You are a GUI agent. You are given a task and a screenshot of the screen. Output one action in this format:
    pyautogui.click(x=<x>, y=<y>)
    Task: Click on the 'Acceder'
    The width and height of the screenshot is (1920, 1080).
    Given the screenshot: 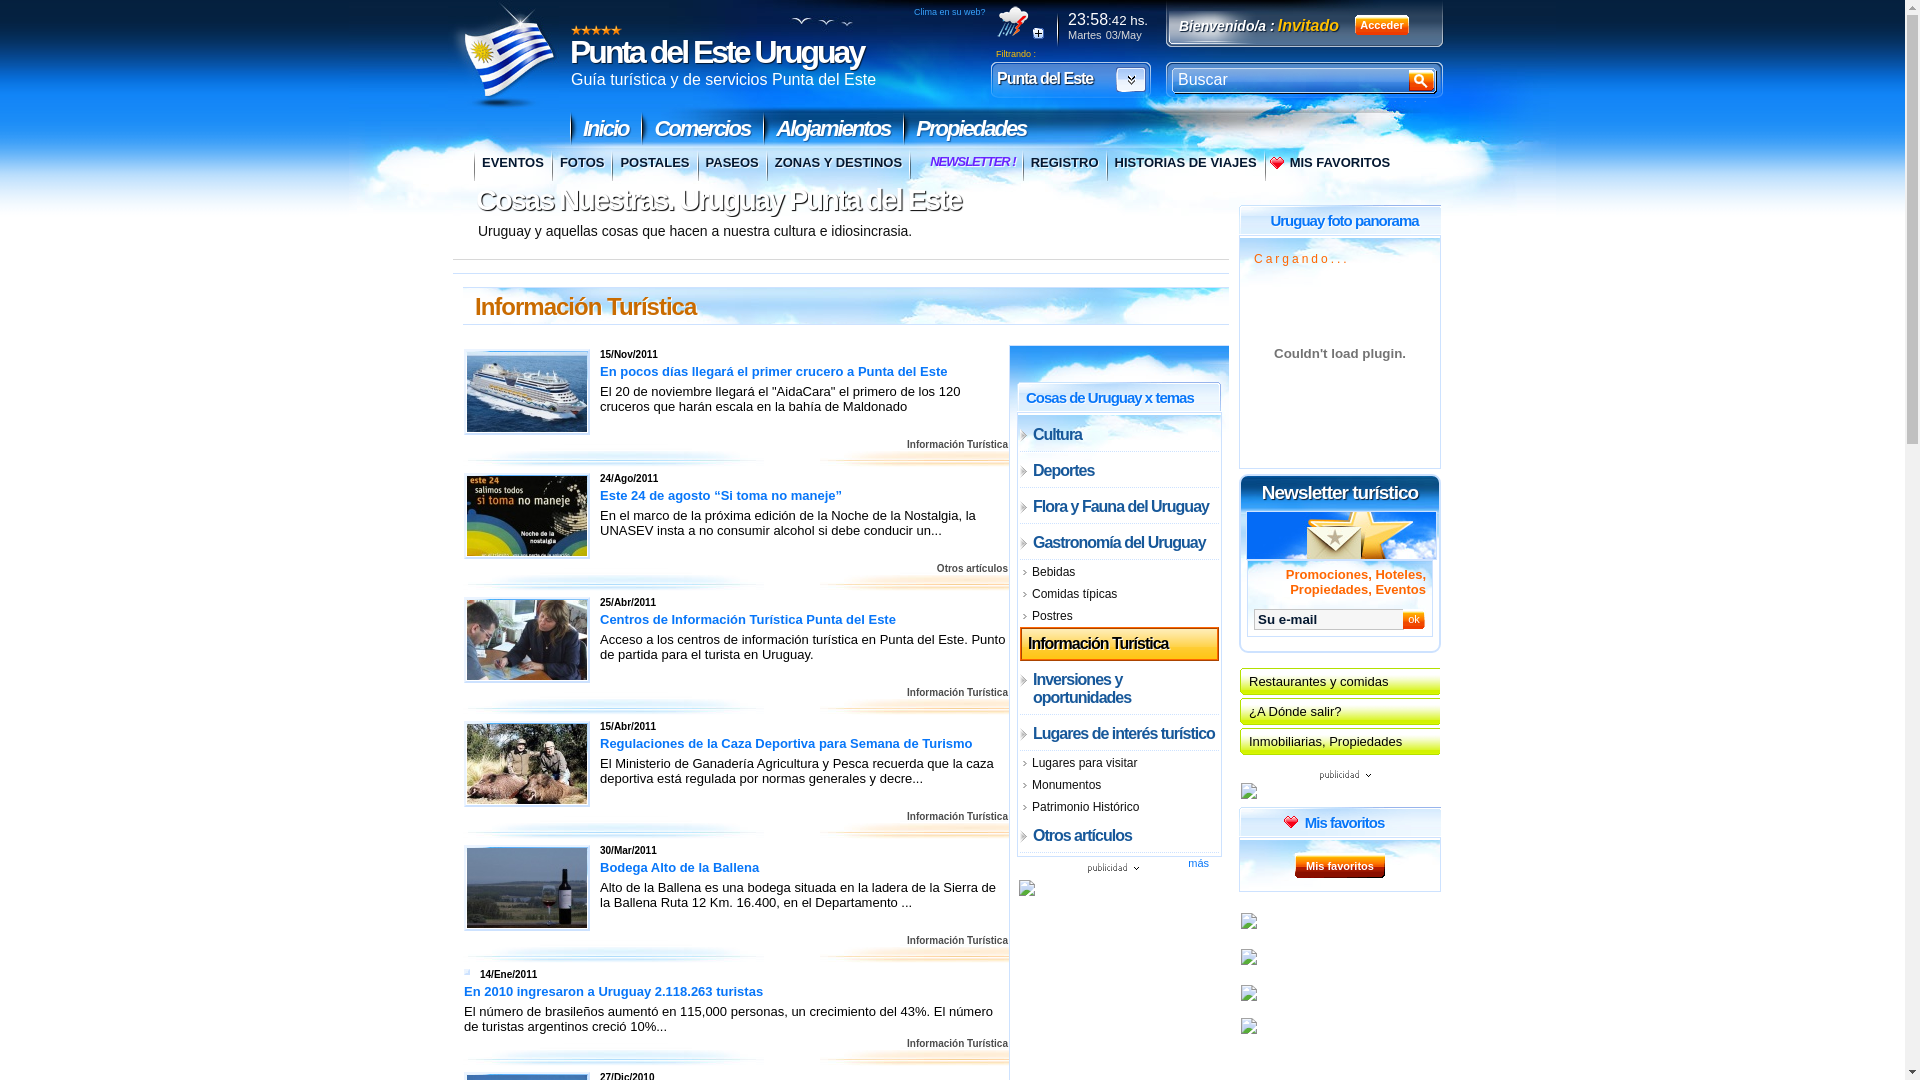 What is the action you would take?
    pyautogui.click(x=1381, y=24)
    